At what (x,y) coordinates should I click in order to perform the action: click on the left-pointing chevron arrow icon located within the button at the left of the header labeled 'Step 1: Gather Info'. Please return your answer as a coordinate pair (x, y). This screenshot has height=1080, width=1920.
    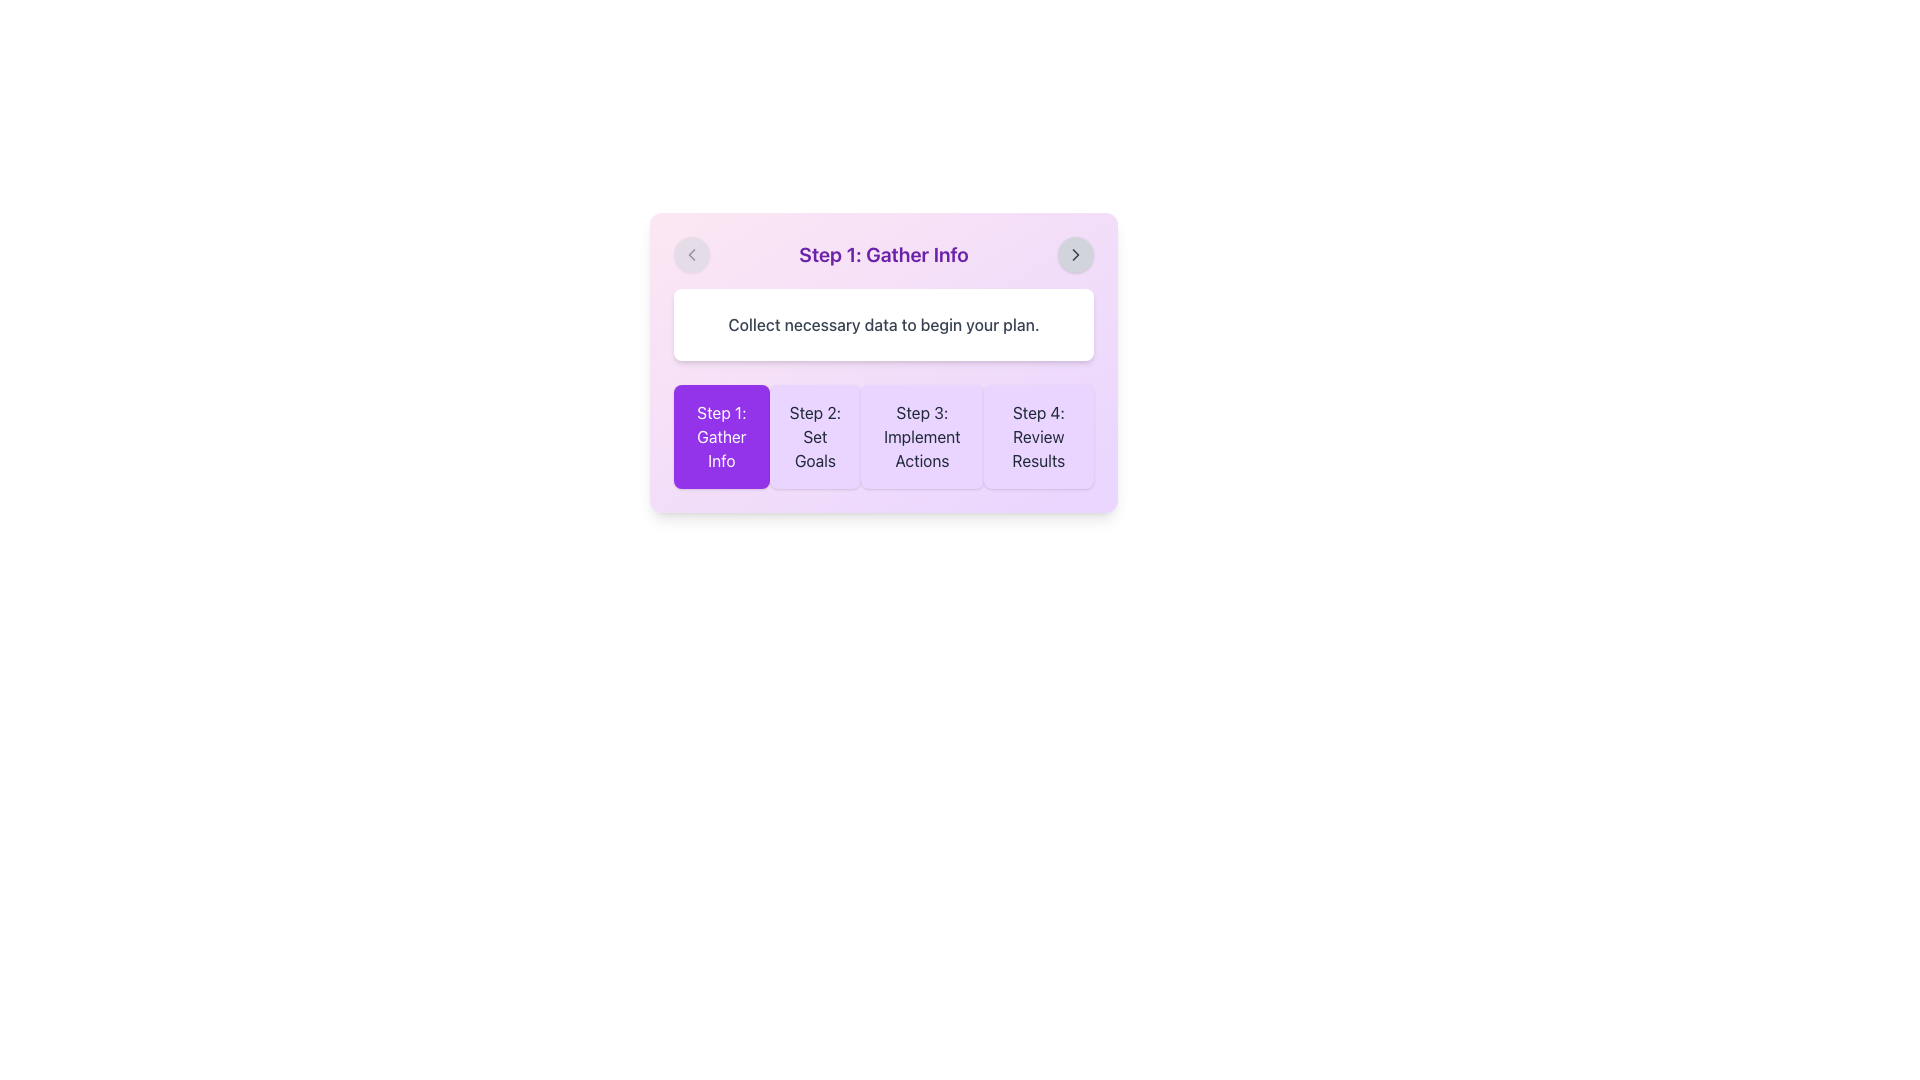
    Looking at the image, I should click on (691, 253).